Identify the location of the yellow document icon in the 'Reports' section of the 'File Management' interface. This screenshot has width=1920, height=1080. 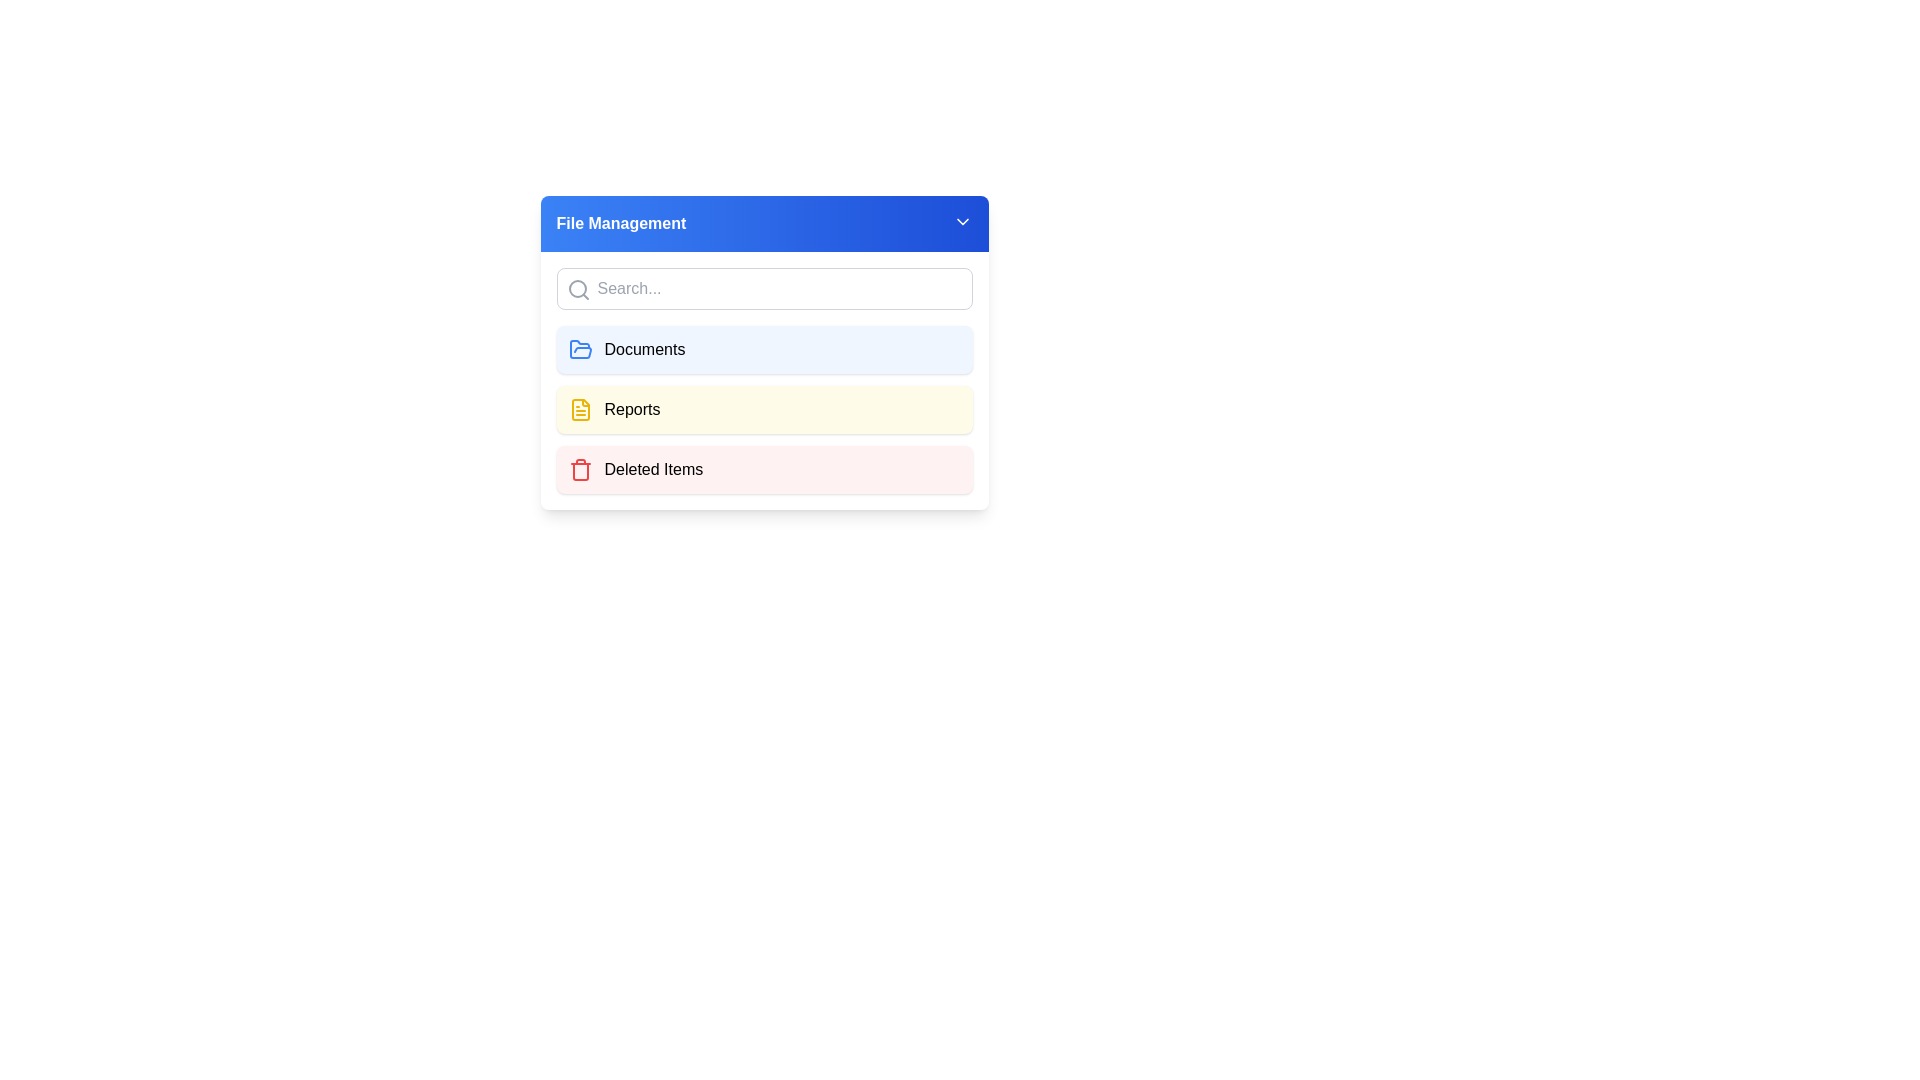
(579, 408).